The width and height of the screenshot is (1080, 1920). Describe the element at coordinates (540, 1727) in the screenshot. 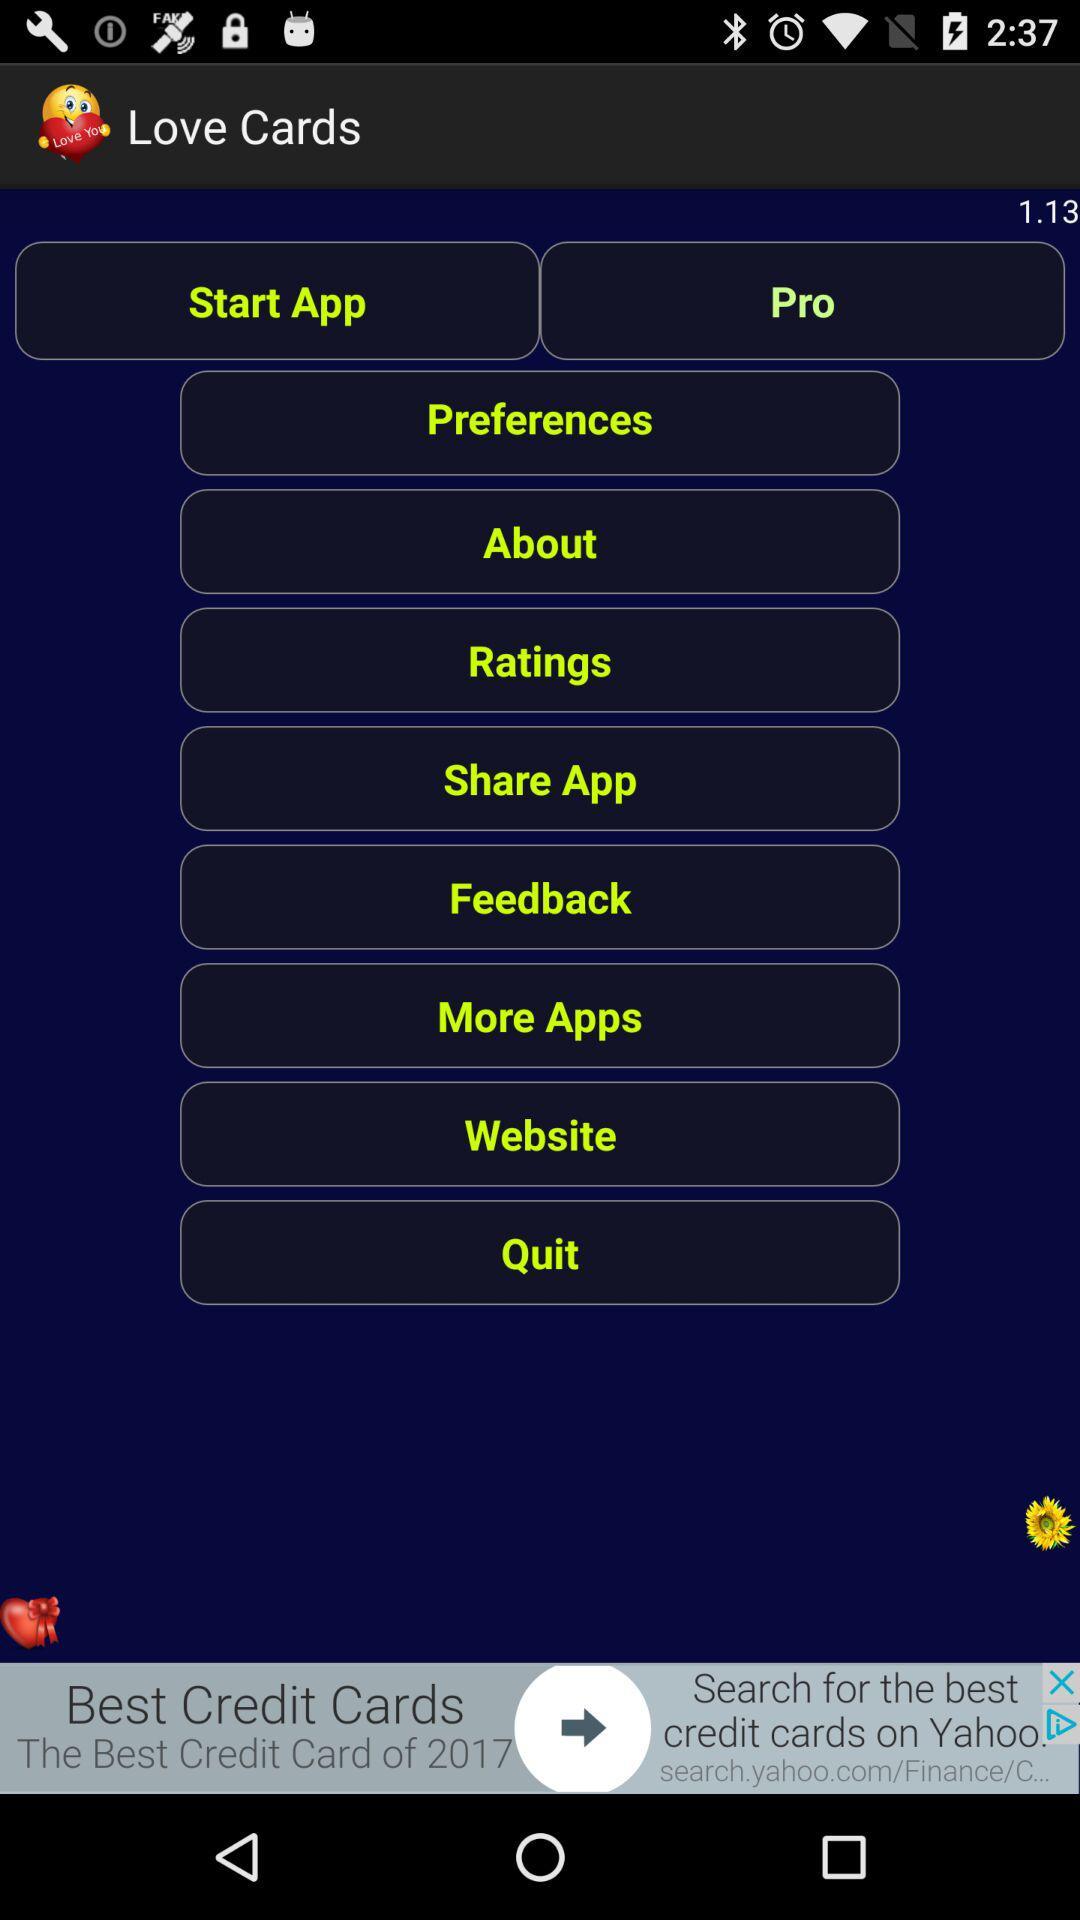

I see `advertisement page` at that location.